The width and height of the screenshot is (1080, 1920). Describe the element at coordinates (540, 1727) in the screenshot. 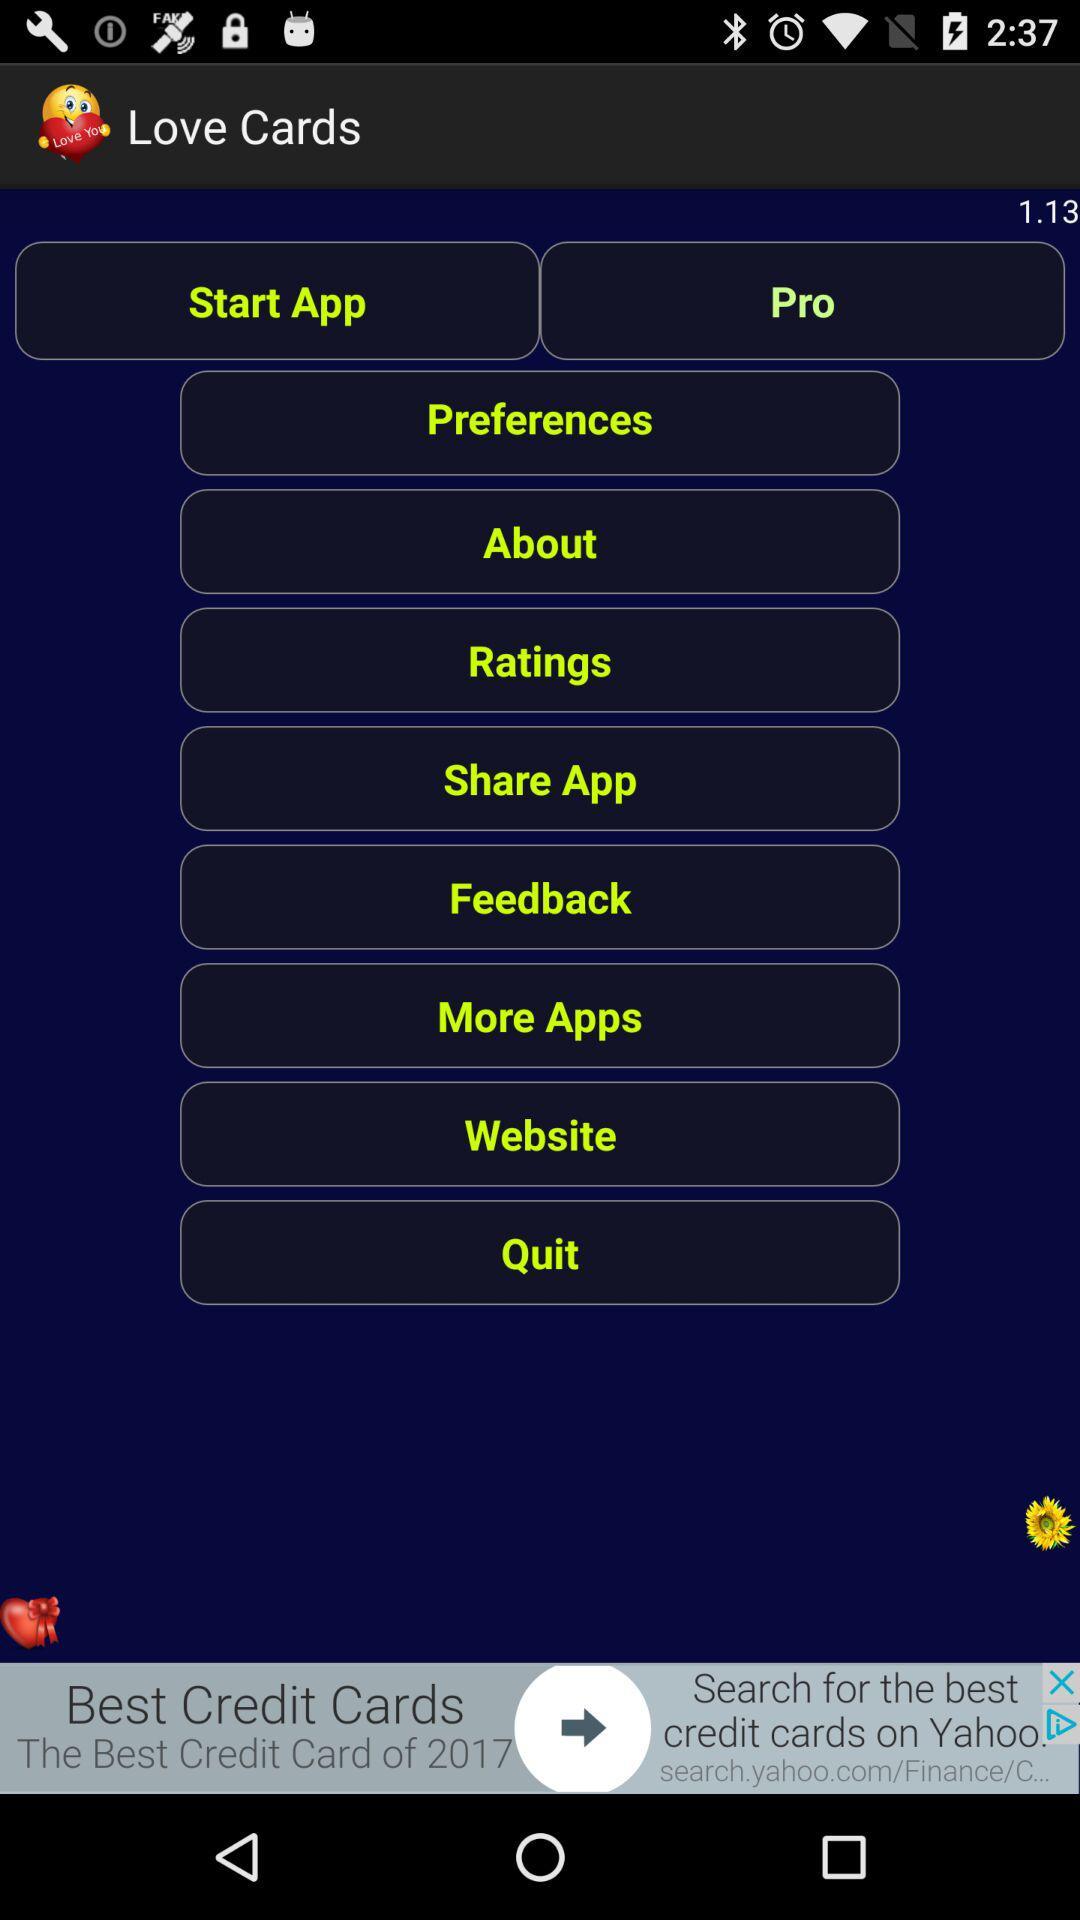

I see `advertisement page` at that location.